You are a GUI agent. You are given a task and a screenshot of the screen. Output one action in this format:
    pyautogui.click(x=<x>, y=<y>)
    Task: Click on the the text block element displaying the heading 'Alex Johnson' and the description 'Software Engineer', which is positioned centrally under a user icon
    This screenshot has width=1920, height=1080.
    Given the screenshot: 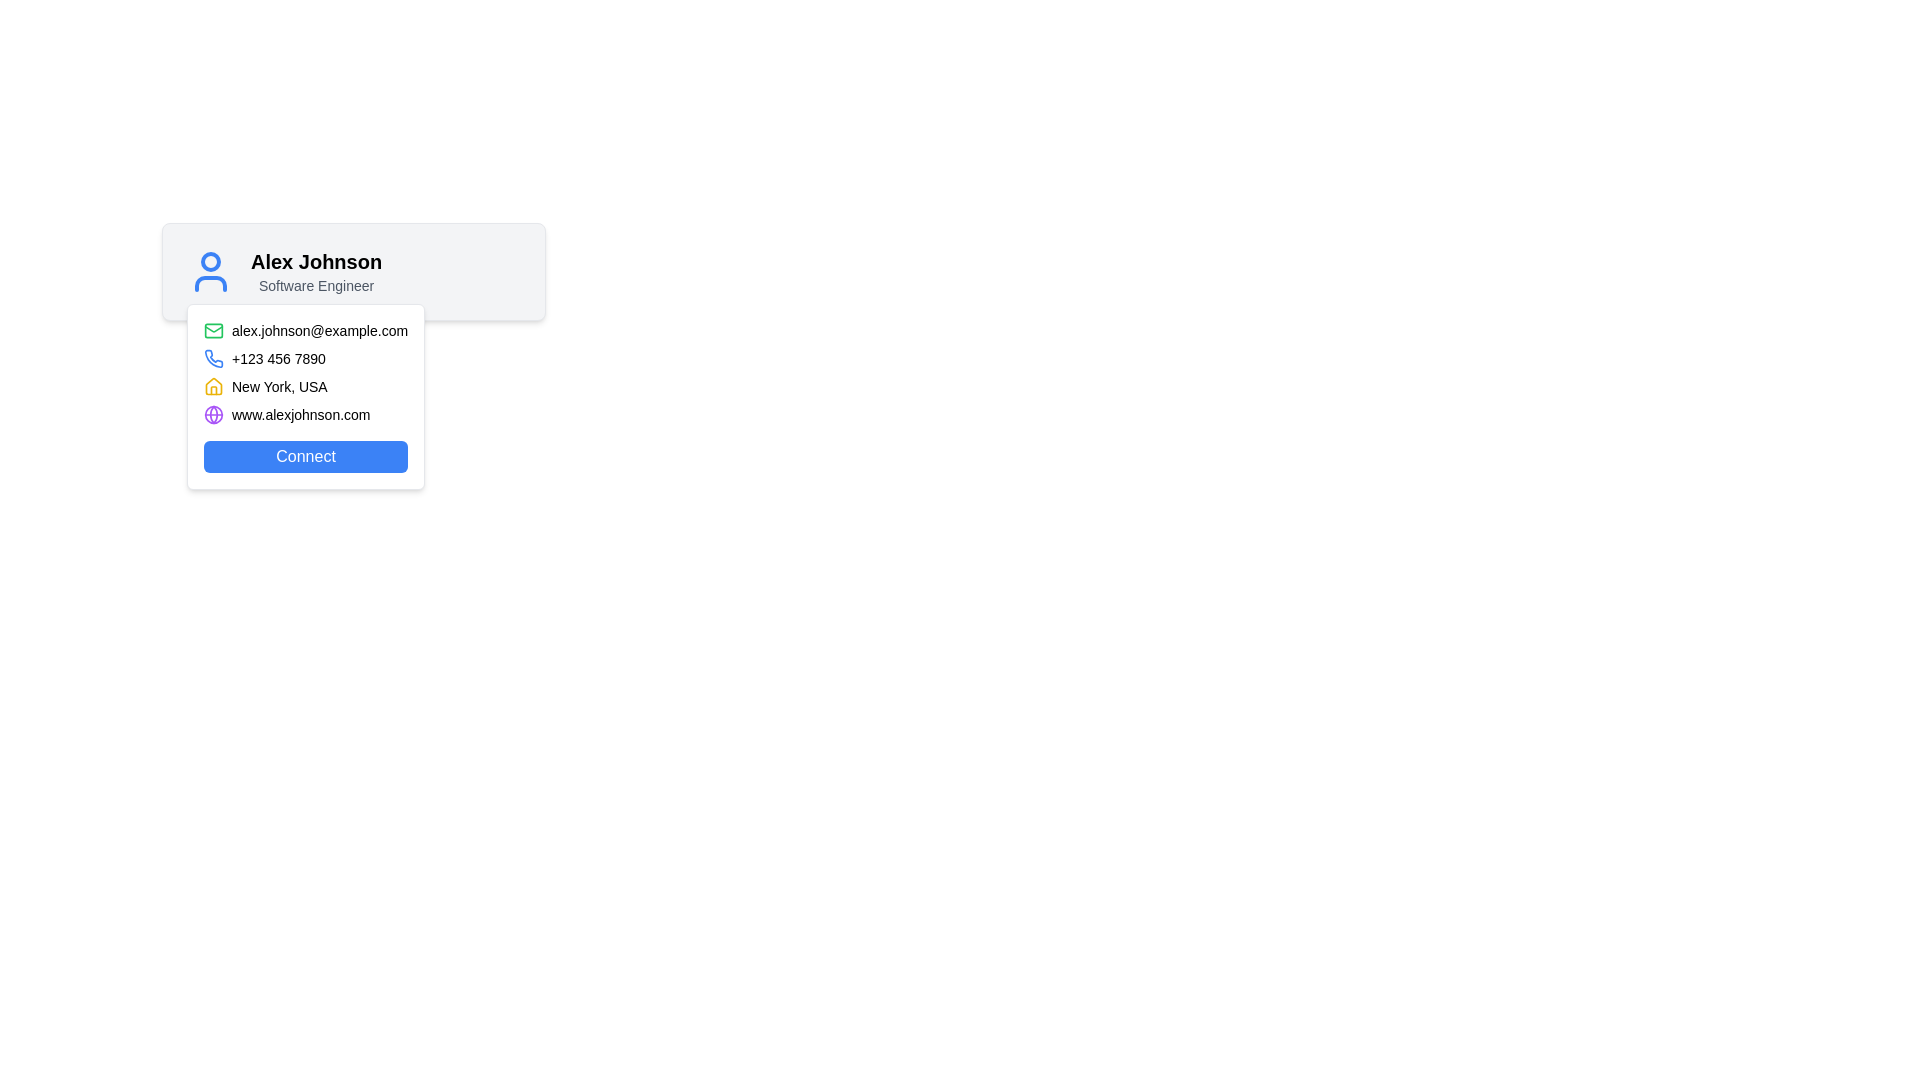 What is the action you would take?
    pyautogui.click(x=315, y=272)
    